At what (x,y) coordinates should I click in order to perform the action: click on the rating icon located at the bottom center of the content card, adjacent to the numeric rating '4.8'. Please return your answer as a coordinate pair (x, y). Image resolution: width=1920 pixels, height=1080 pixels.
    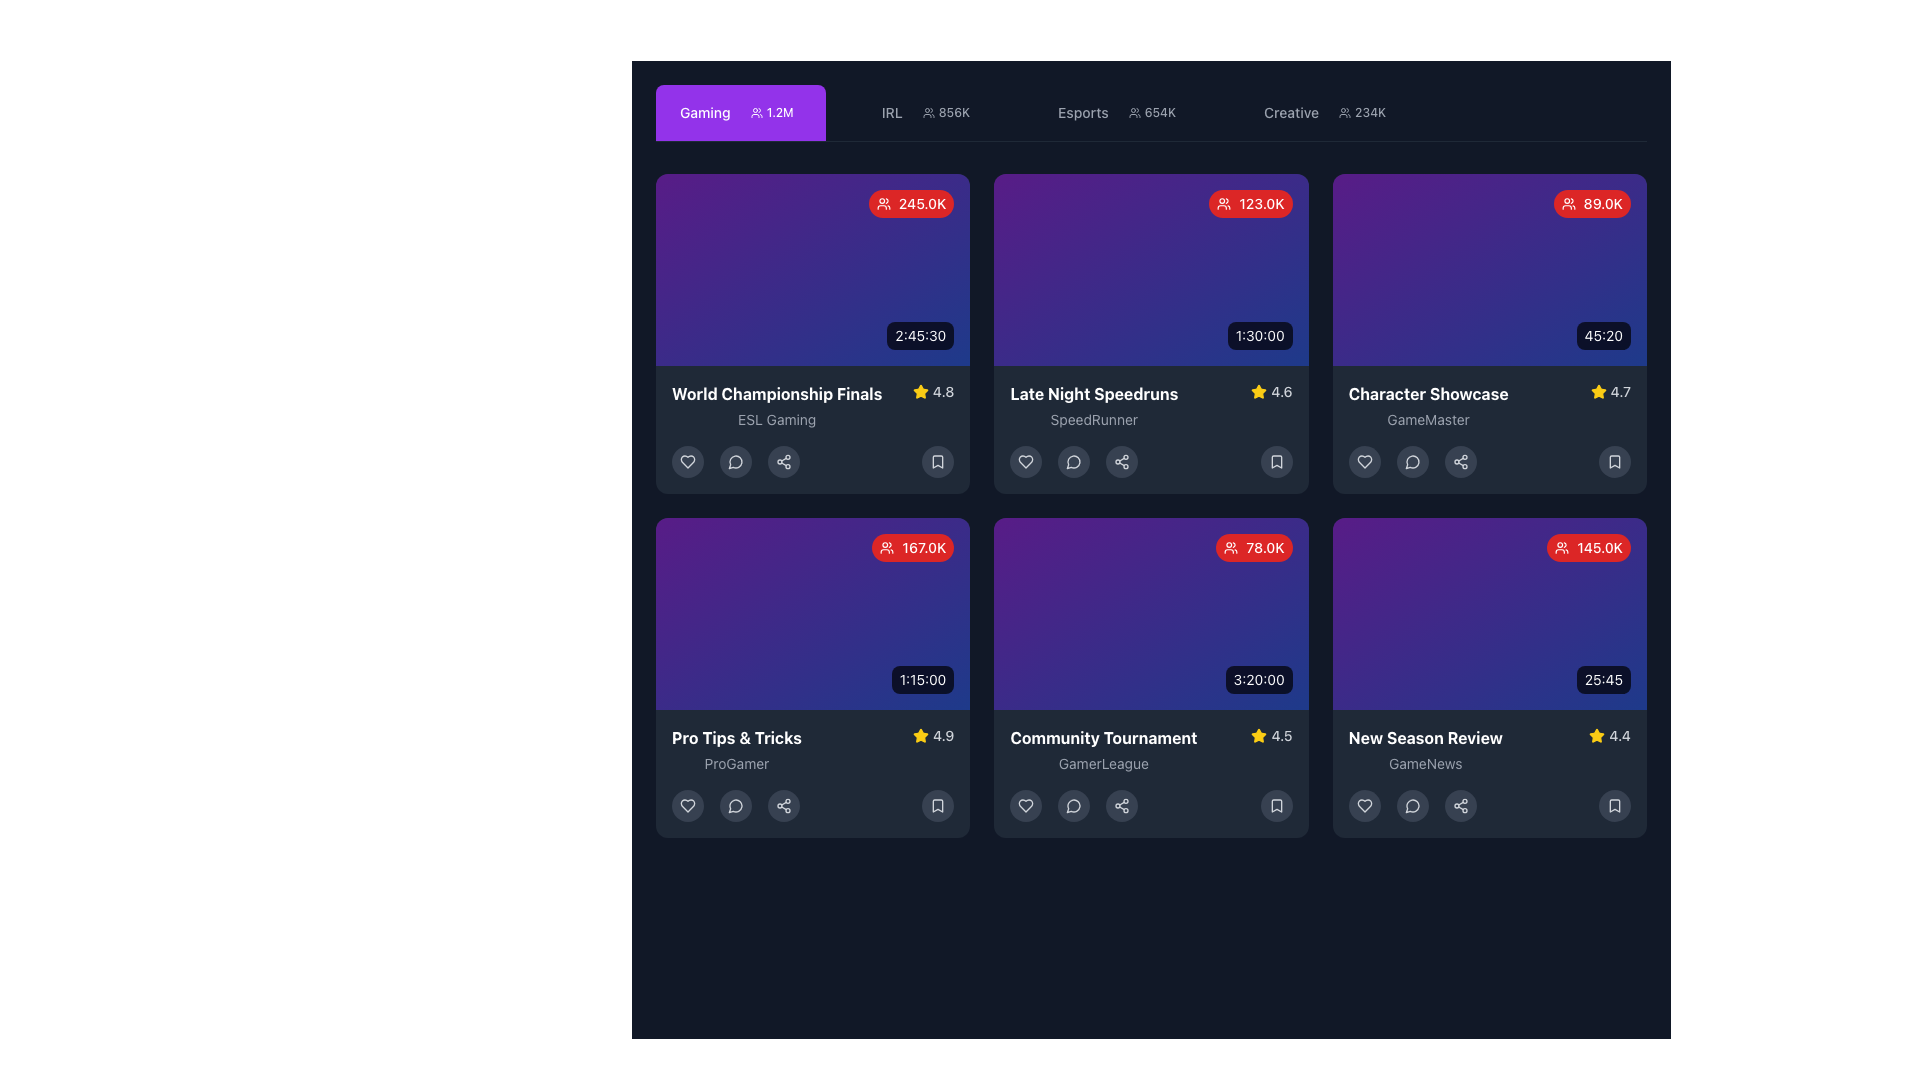
    Looking at the image, I should click on (919, 392).